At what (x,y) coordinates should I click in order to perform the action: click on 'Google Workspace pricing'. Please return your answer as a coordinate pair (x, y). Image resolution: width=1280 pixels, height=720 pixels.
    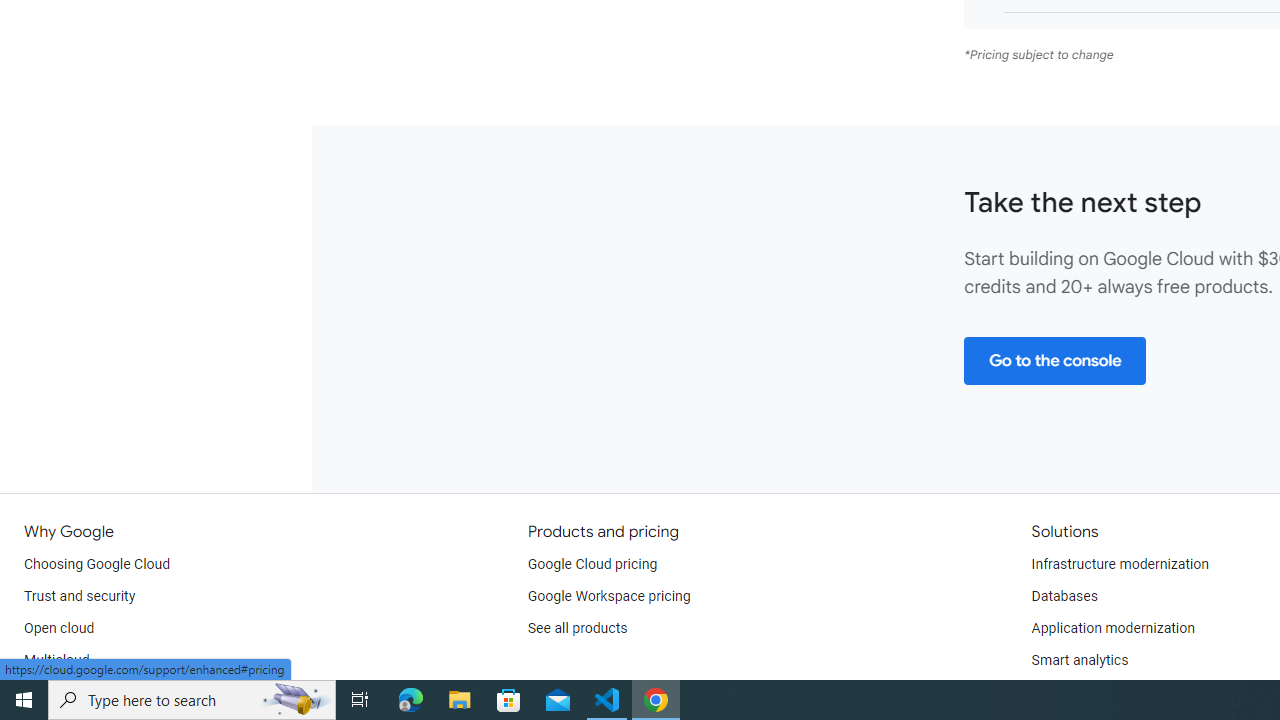
    Looking at the image, I should click on (608, 595).